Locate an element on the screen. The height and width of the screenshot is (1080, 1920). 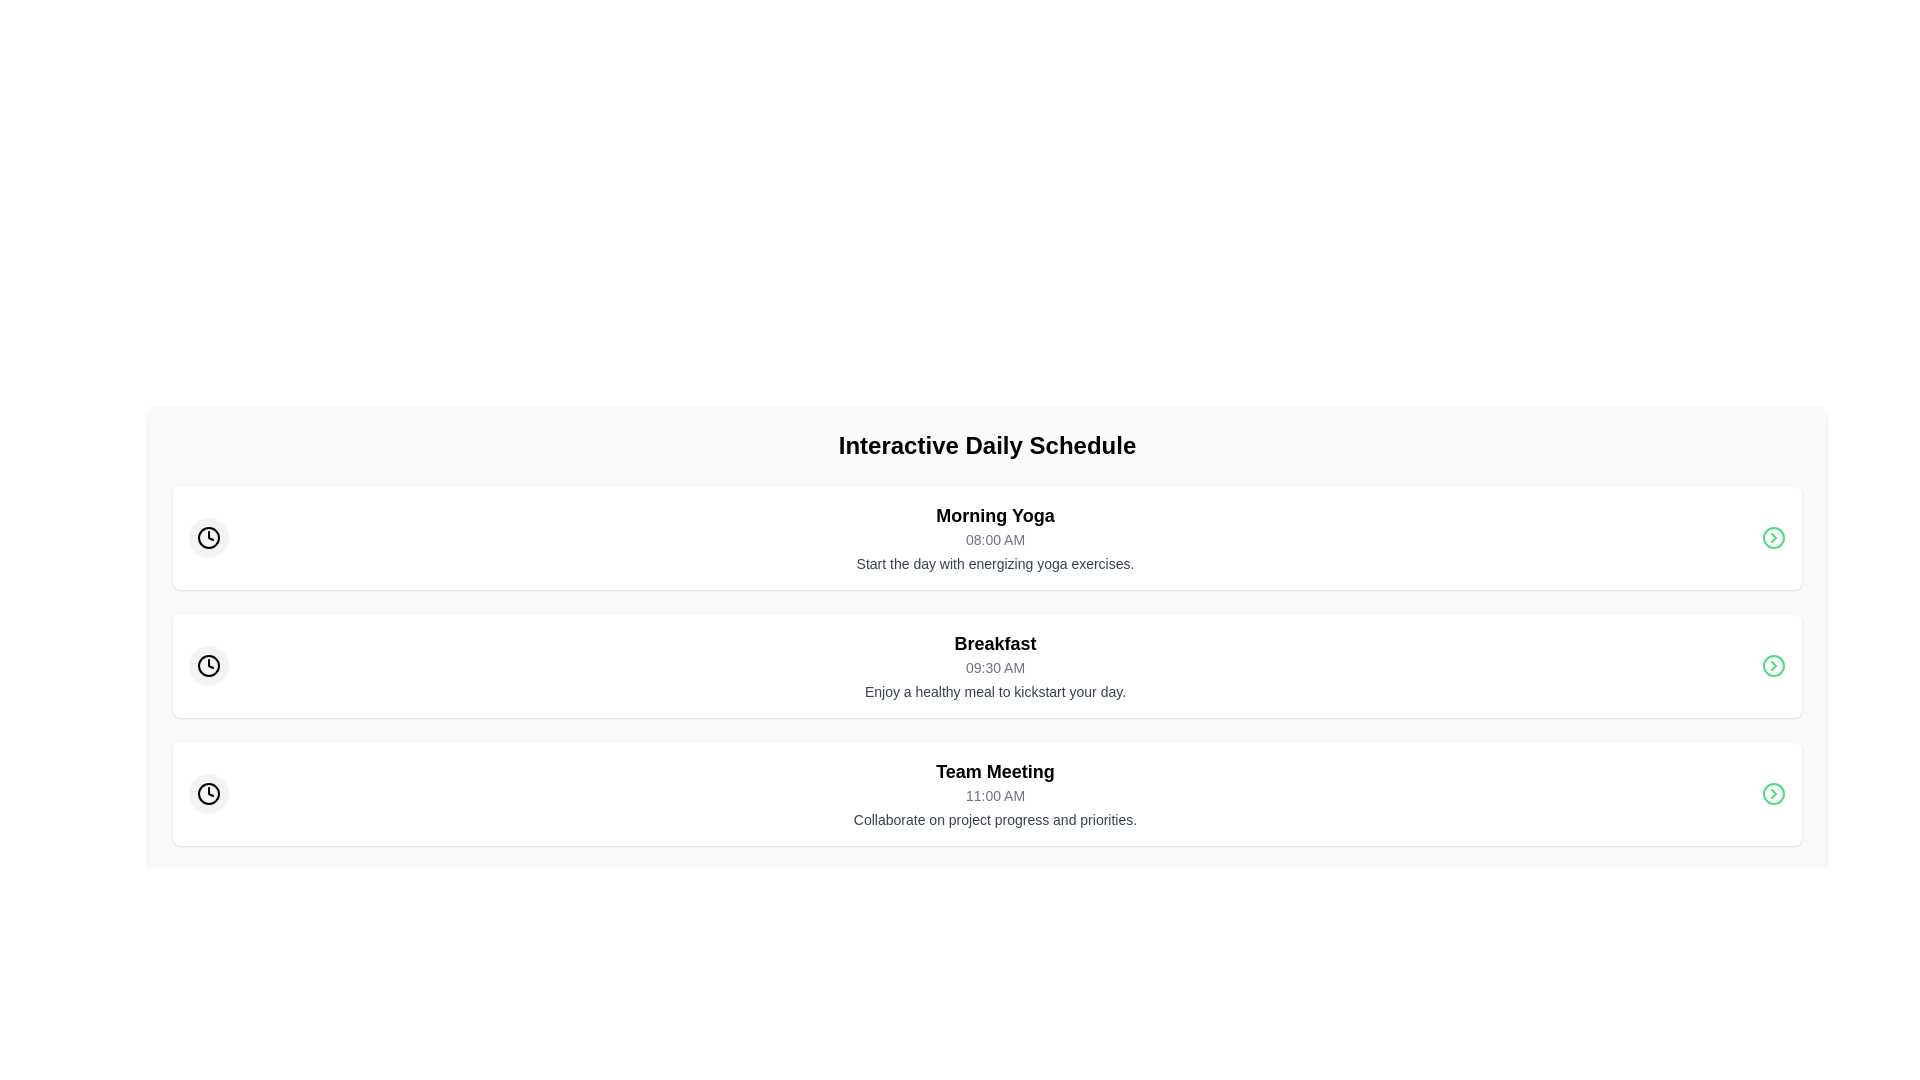
the clock icon located at the top-left corner of the first row in the list, next to the 'Morning Yoga' text is located at coordinates (209, 536).